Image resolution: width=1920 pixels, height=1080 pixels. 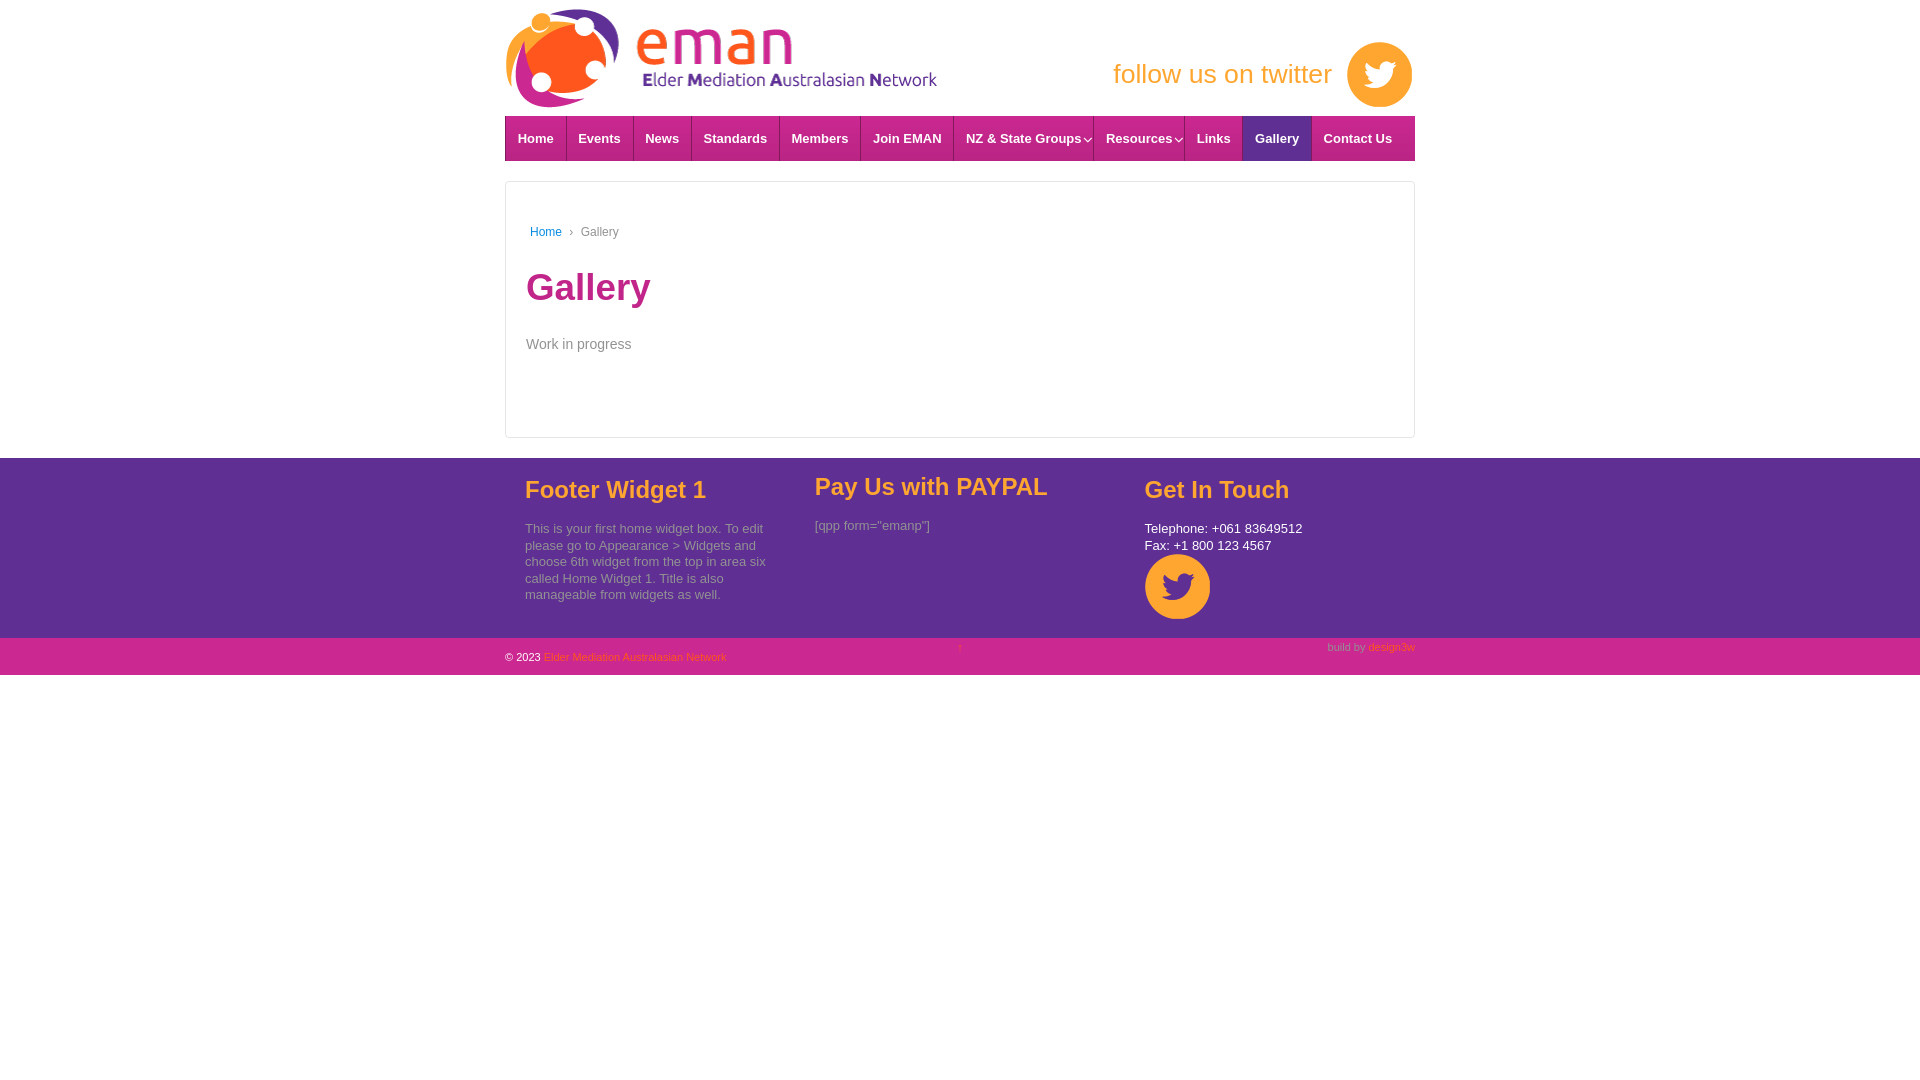 I want to click on 'Join EMAN', so click(x=905, y=137).